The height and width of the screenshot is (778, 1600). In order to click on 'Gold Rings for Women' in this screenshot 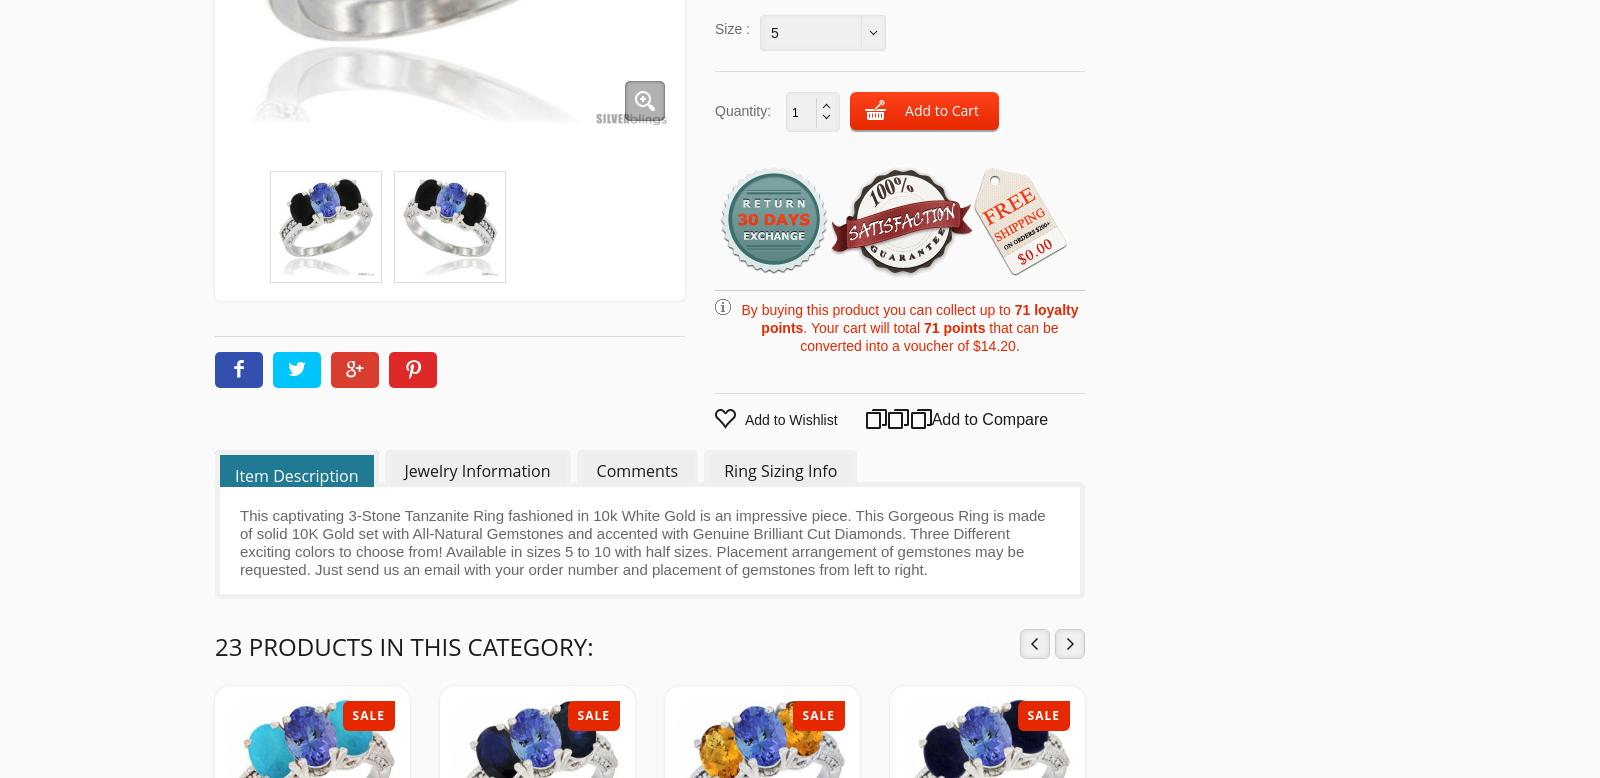, I will do `click(1102, 114)`.